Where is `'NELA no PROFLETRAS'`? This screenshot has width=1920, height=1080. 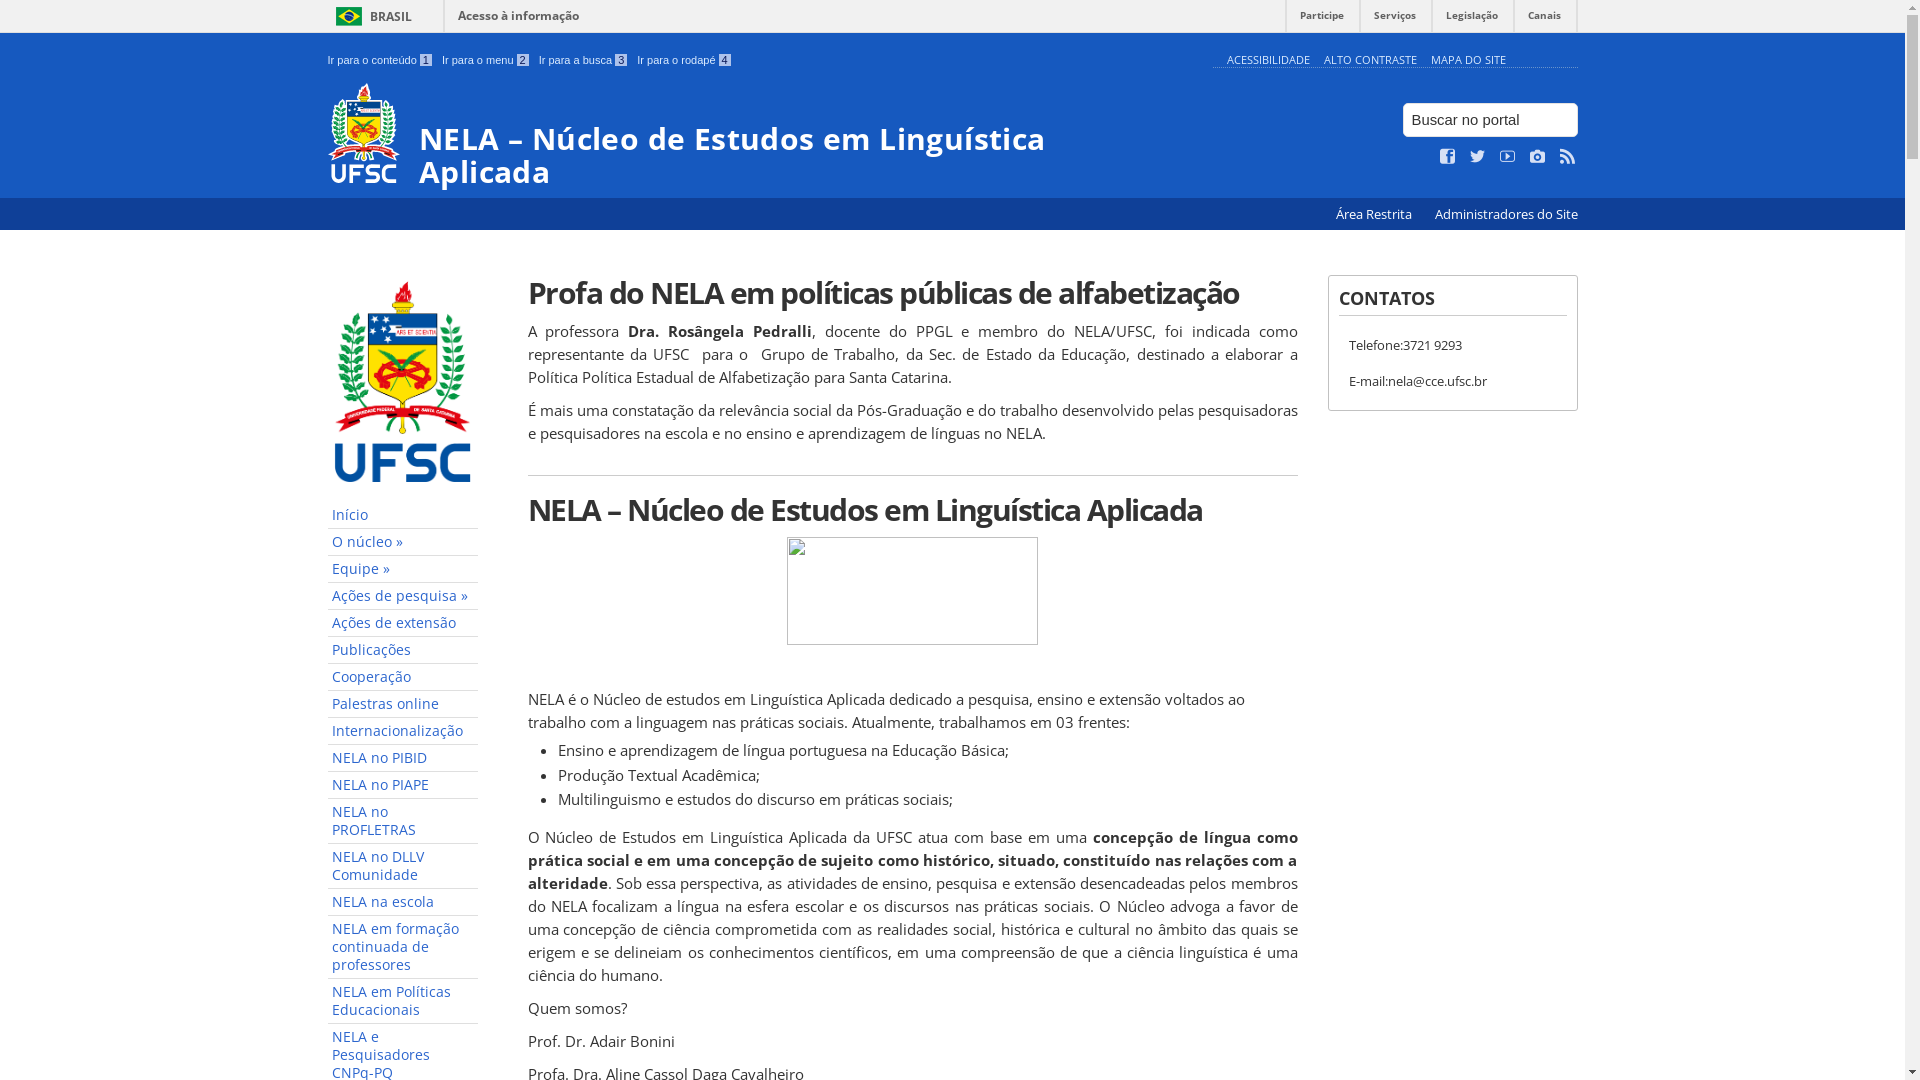 'NELA no PROFLETRAS' is located at coordinates (402, 821).